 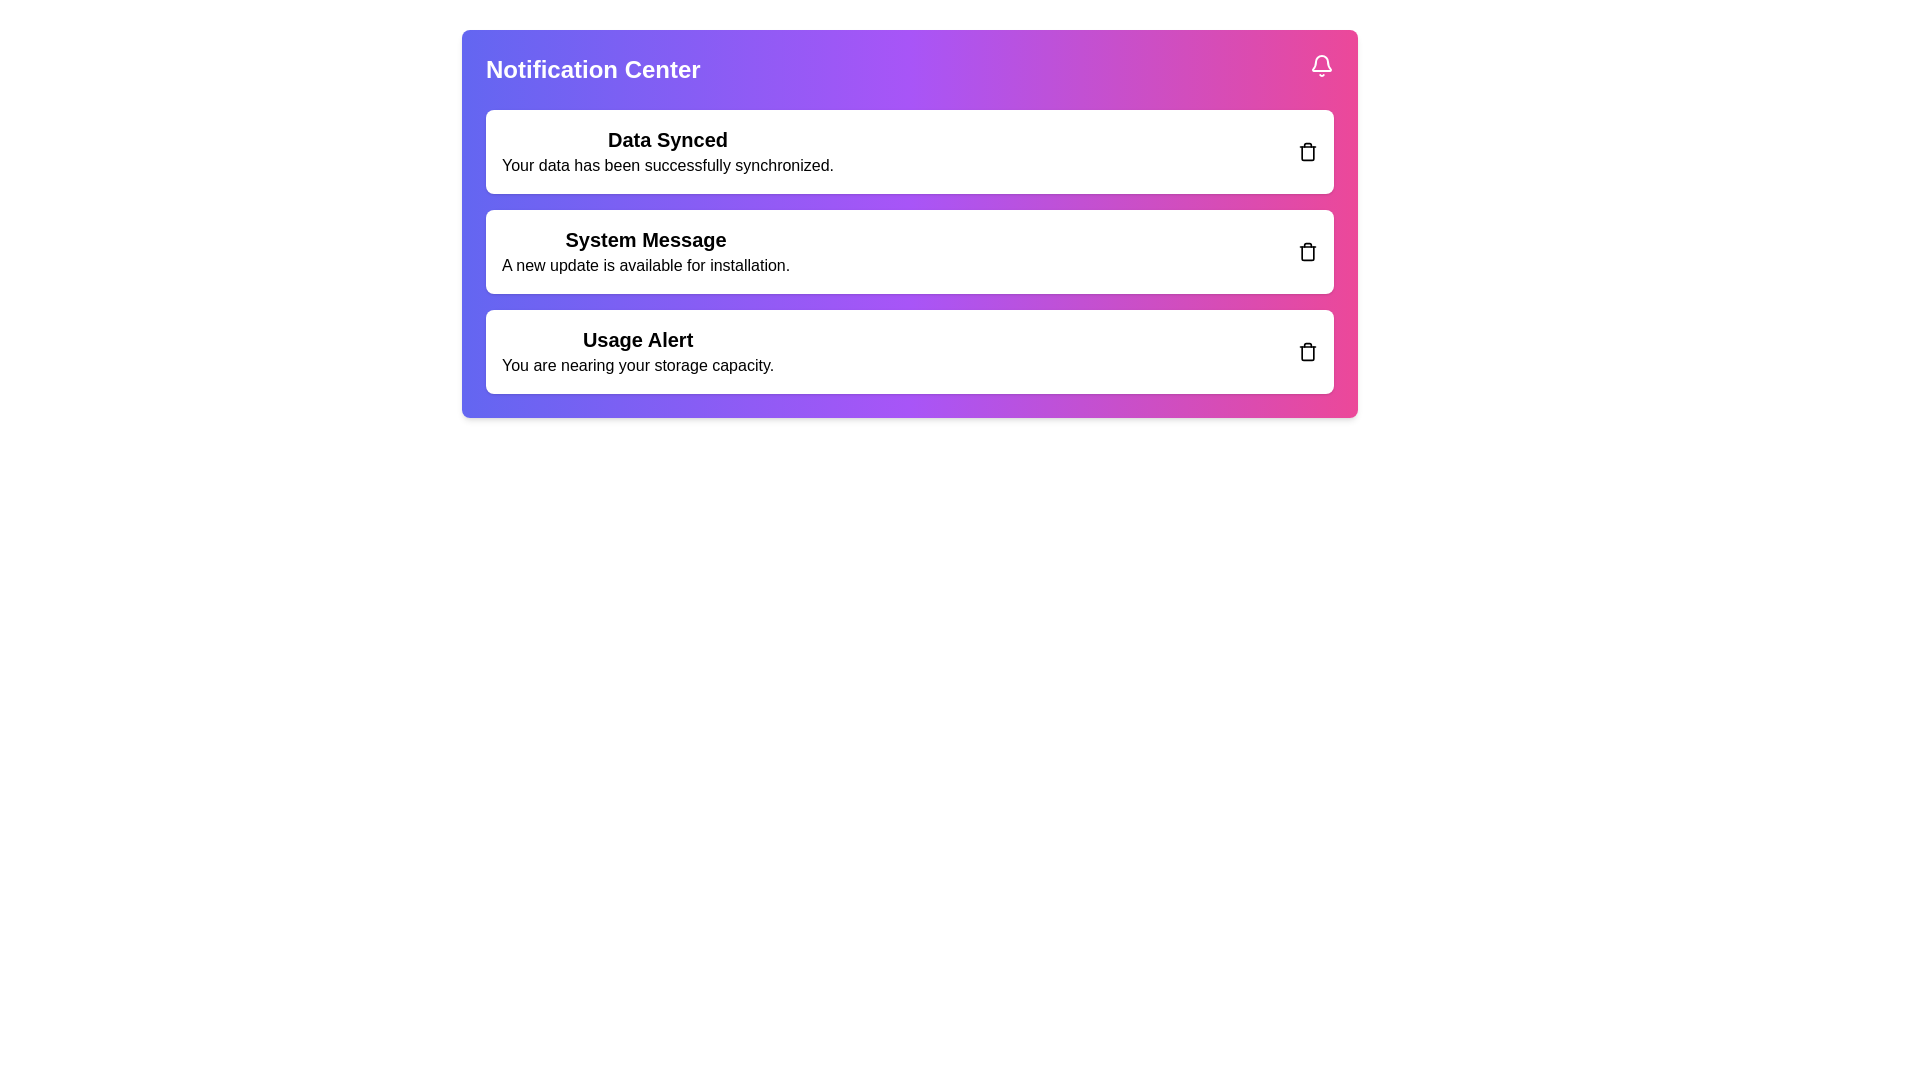 What do you see at coordinates (646, 250) in the screenshot?
I see `the static text-based notification component located in the second section of the notifications list, which informs about a system update` at bounding box center [646, 250].